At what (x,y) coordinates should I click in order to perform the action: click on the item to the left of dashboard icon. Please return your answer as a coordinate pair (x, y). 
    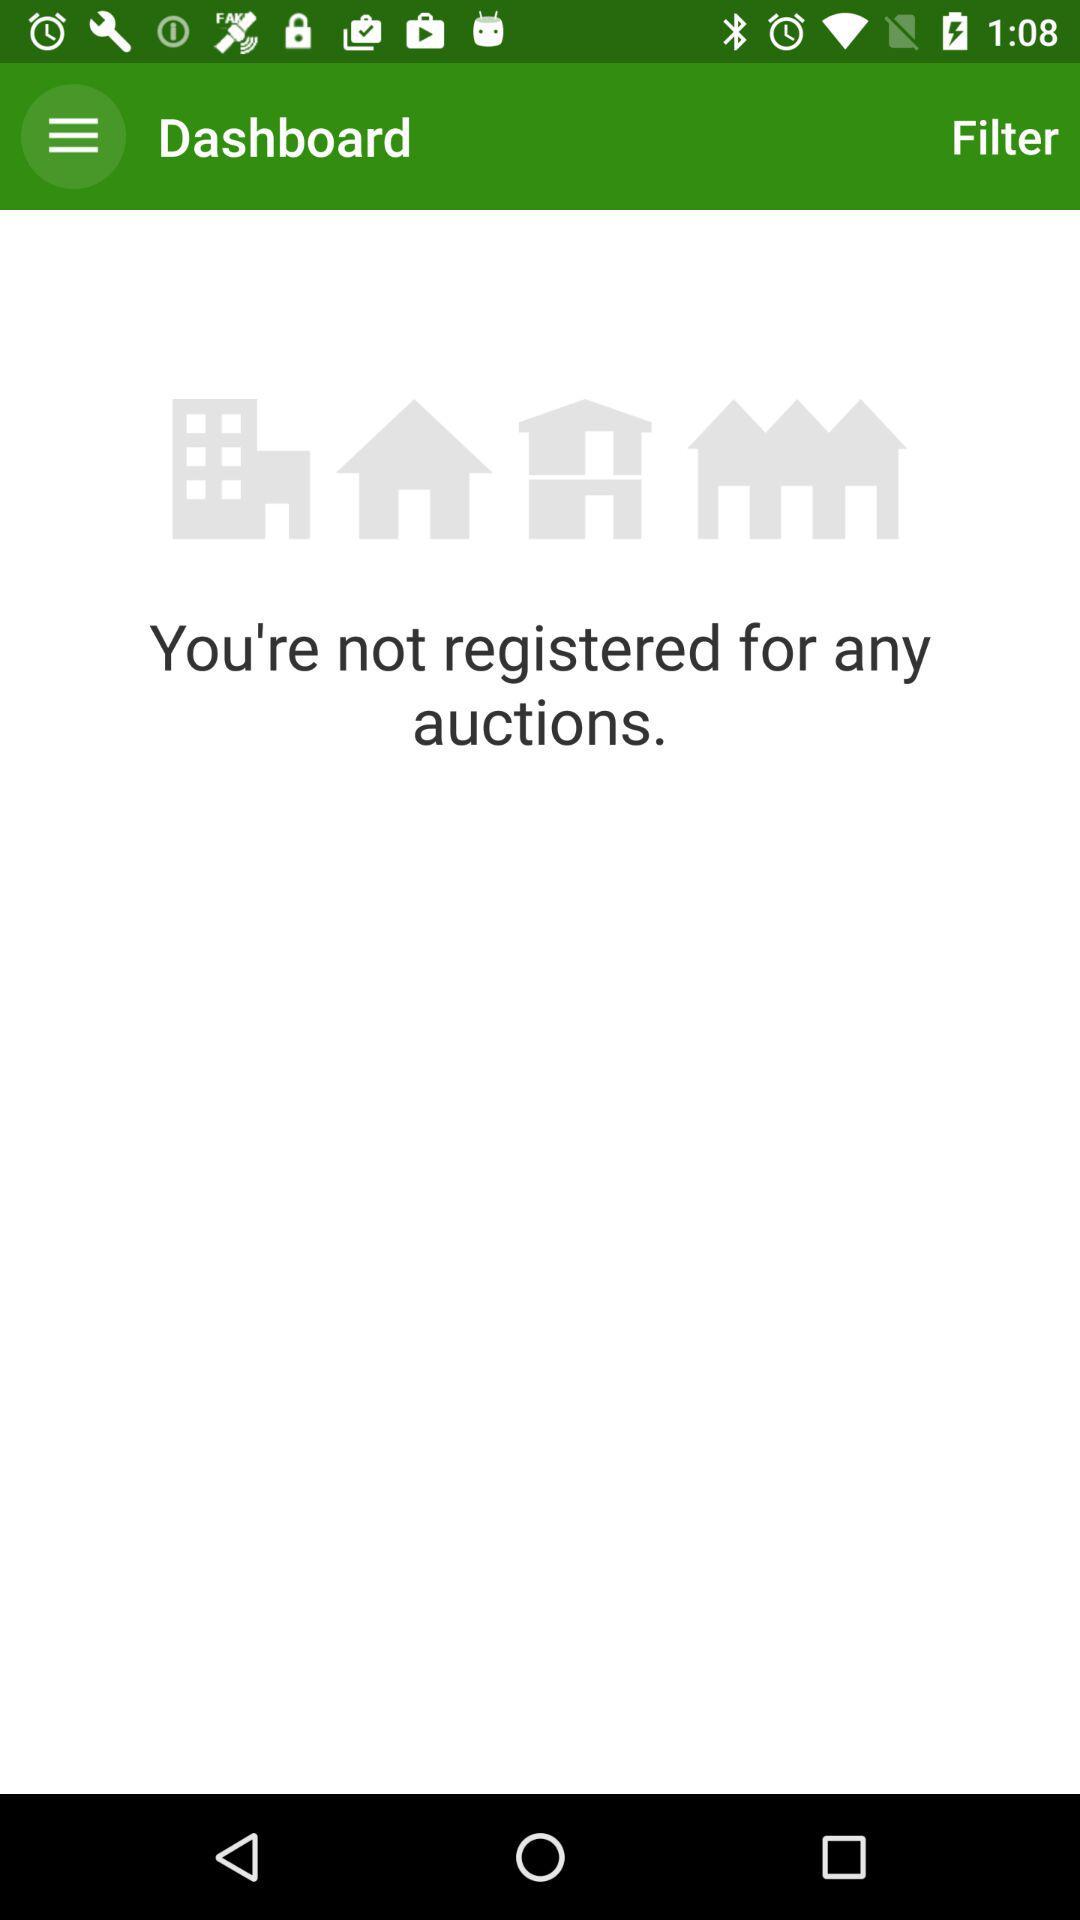
    Looking at the image, I should click on (72, 135).